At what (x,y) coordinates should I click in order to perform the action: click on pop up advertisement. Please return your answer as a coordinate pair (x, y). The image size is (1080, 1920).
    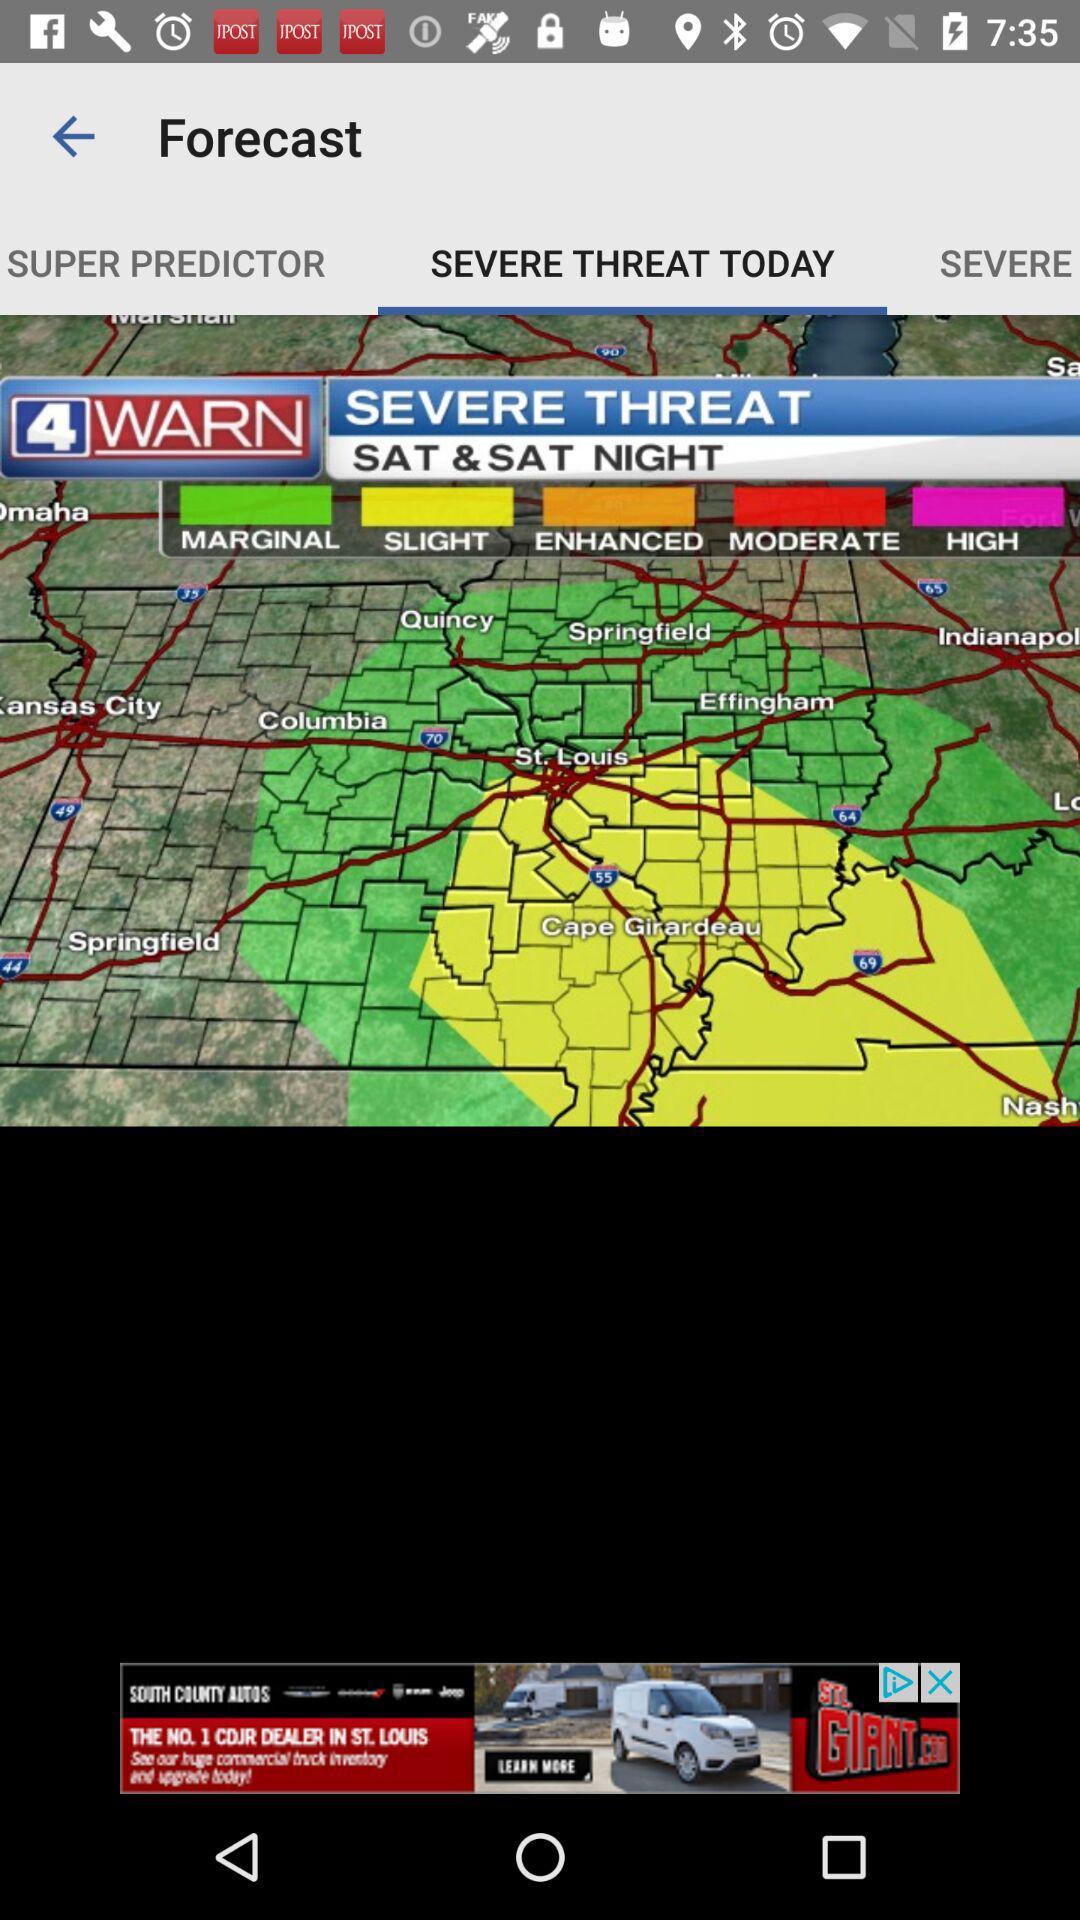
    Looking at the image, I should click on (540, 1727).